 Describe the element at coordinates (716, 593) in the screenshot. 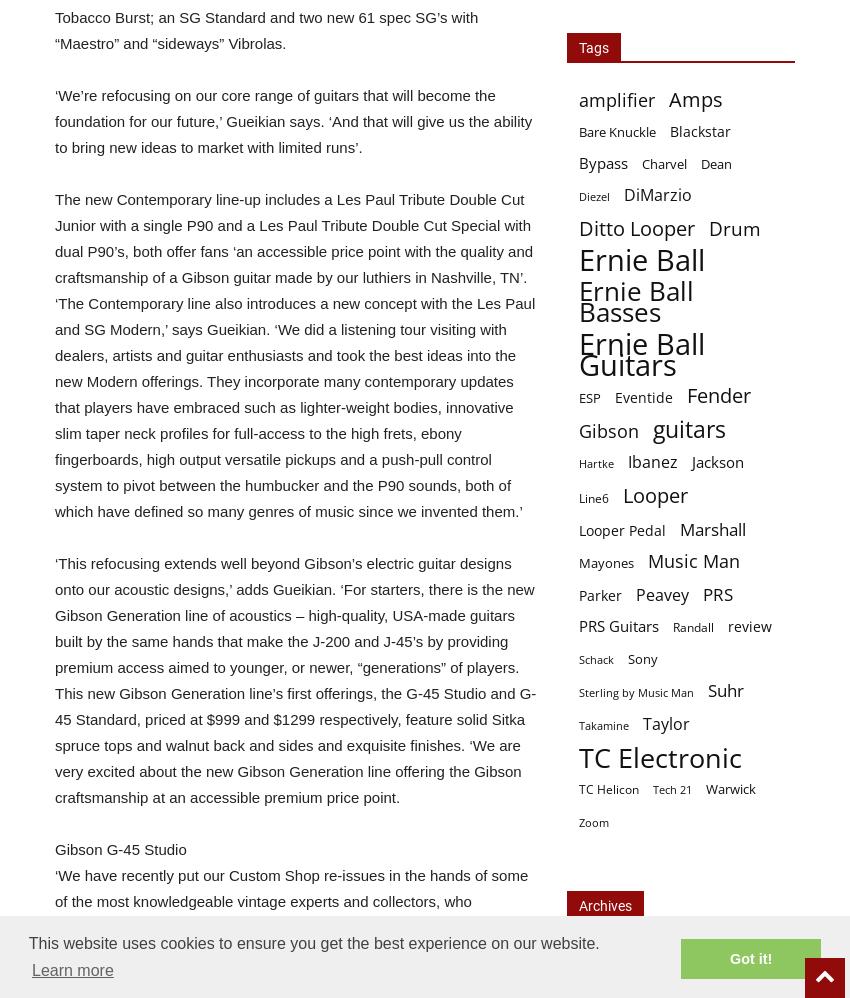

I see `'PRS'` at that location.